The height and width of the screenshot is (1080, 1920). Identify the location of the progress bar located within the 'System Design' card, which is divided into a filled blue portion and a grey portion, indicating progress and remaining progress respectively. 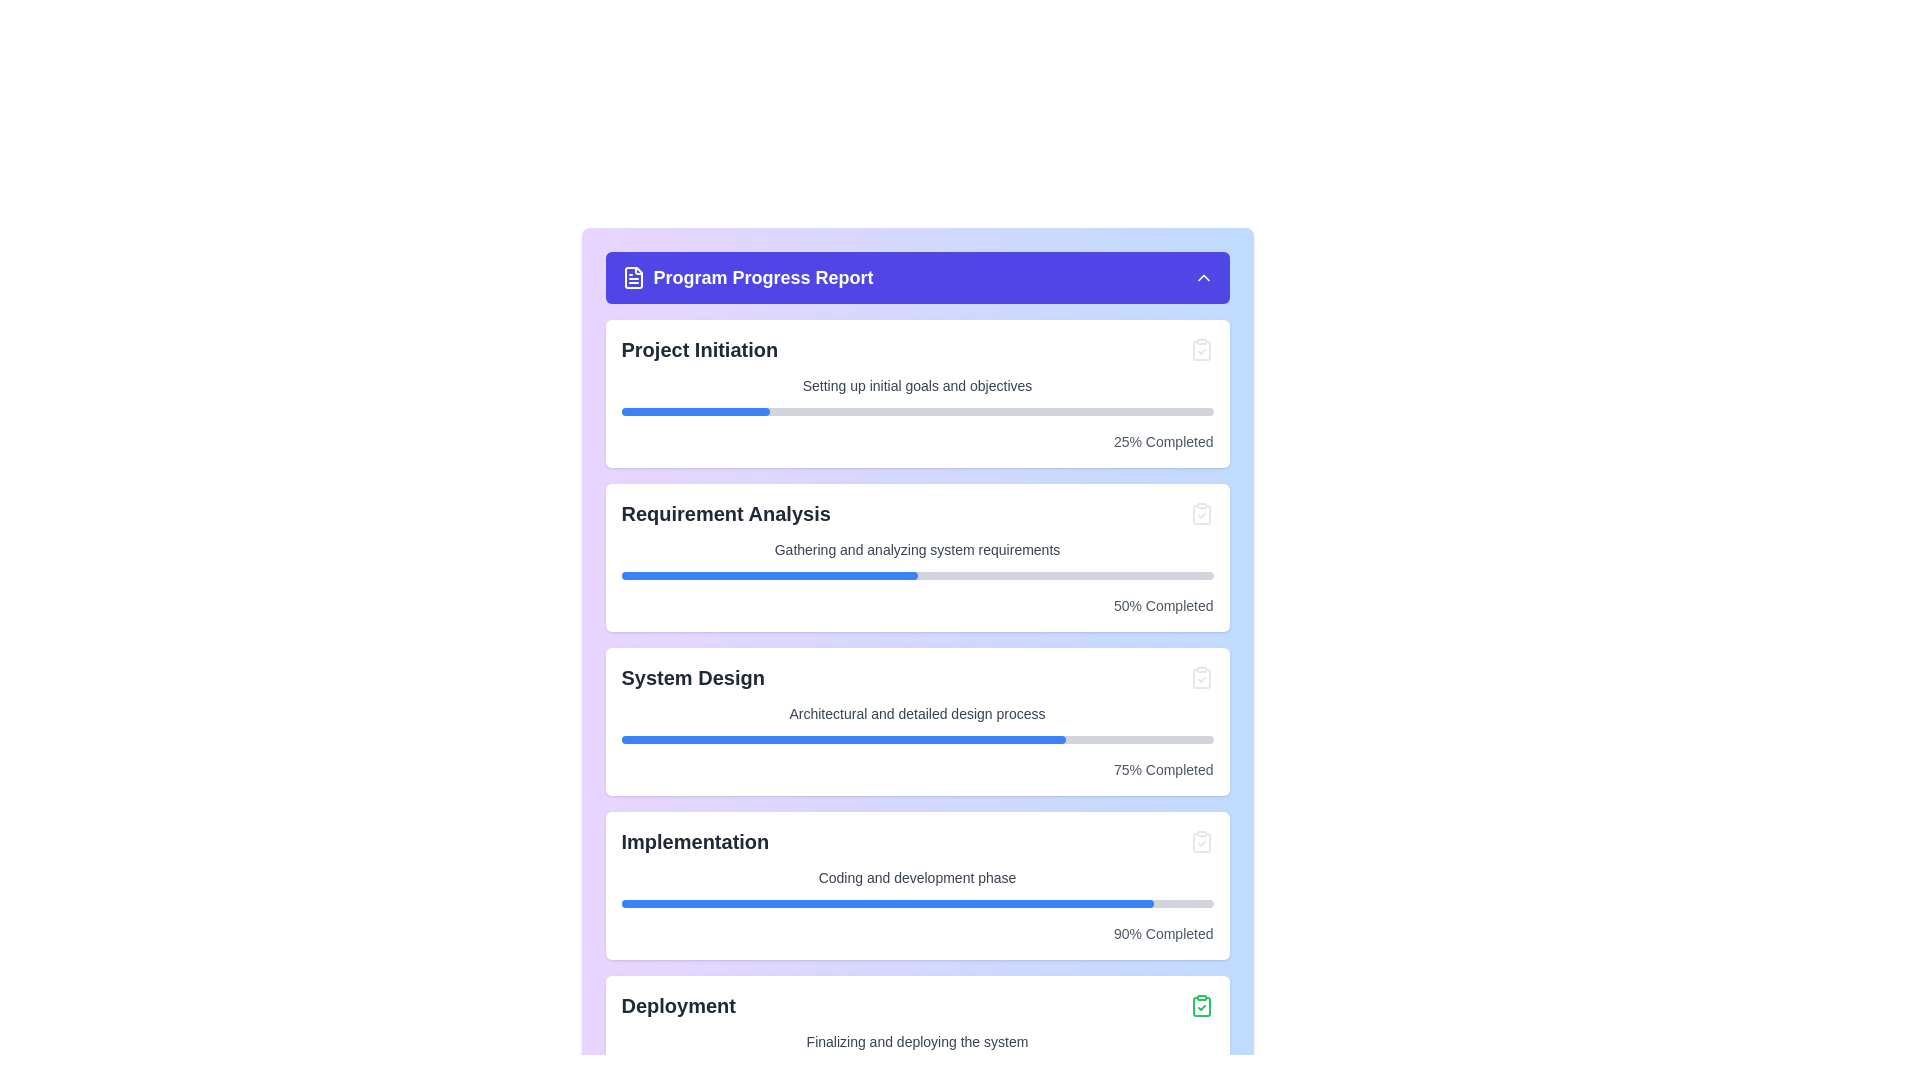
(916, 740).